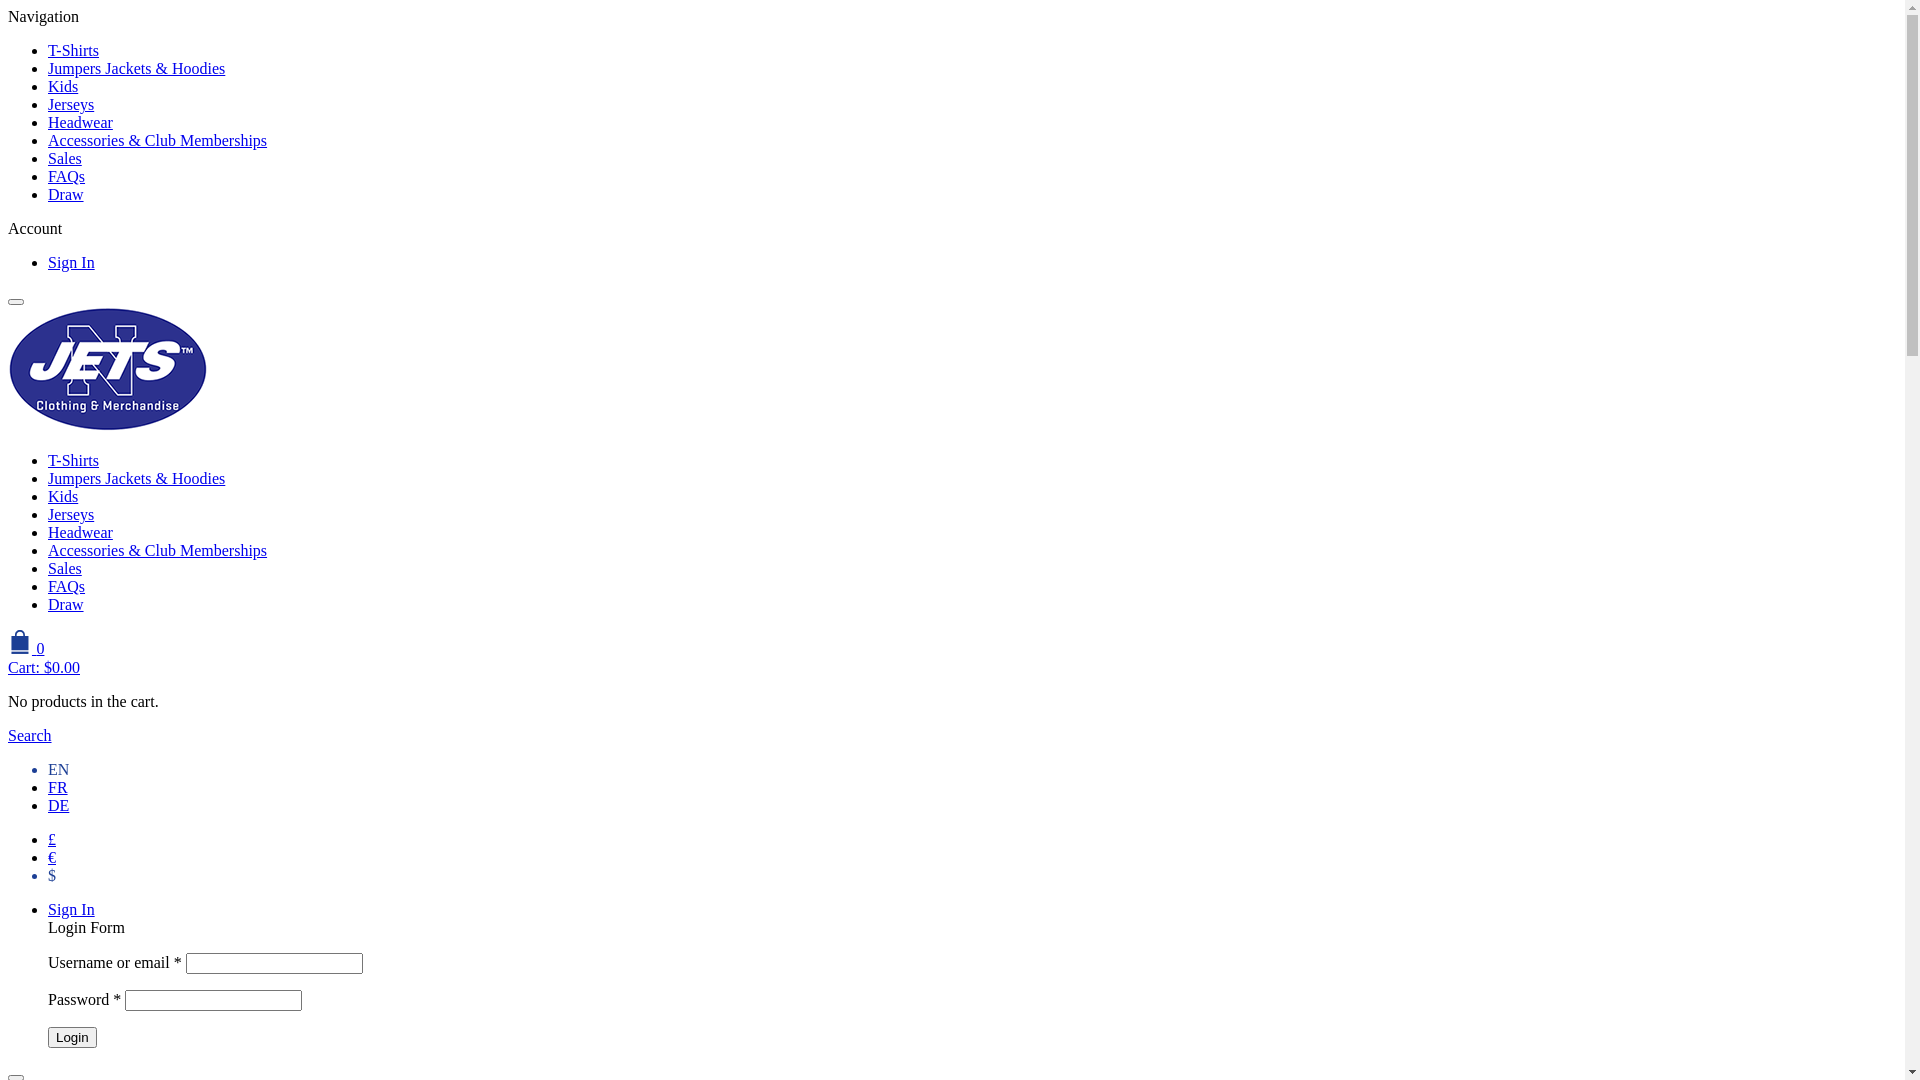 This screenshot has height=1080, width=1920. Describe the element at coordinates (66, 585) in the screenshot. I see `'FAQs'` at that location.